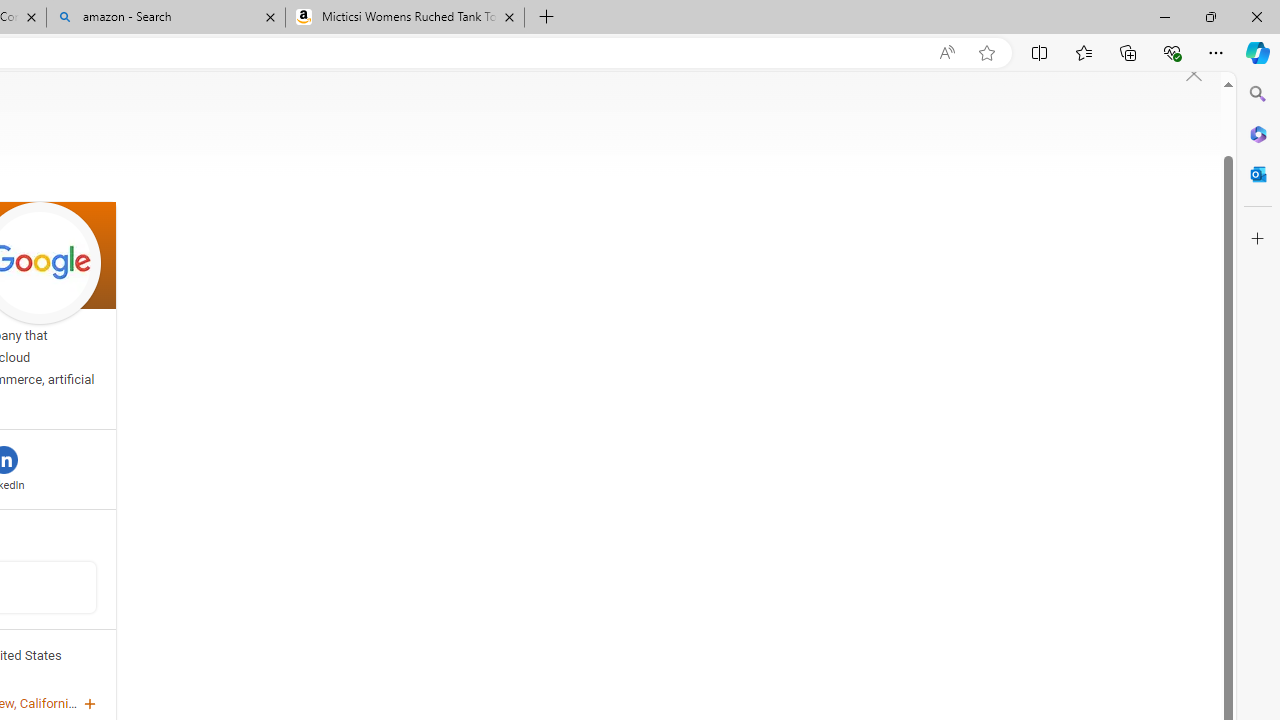  Describe the element at coordinates (166, 17) in the screenshot. I see `'amazon - Search'` at that location.